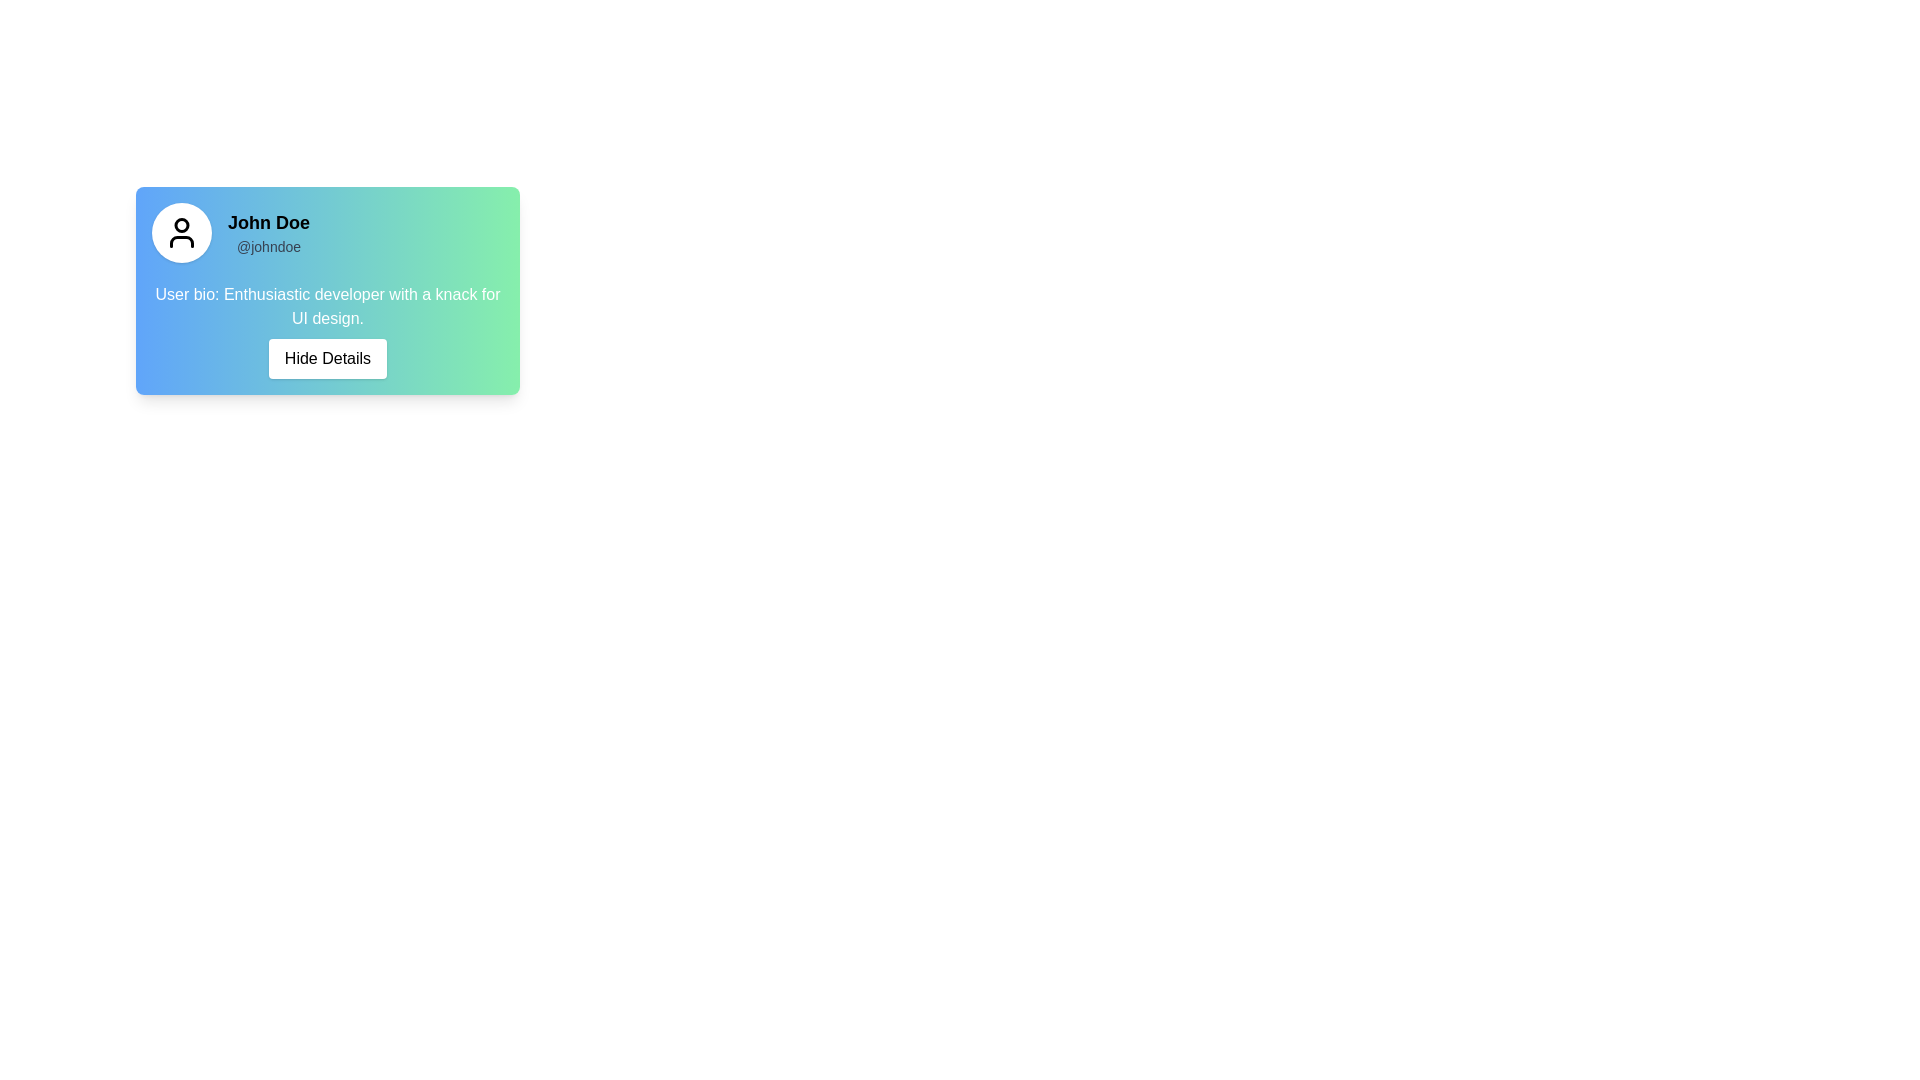 Image resolution: width=1920 pixels, height=1080 pixels. What do you see at coordinates (182, 241) in the screenshot?
I see `the lower section of the user SVG icon, which resembles shoulders, to trigger any hover effects` at bounding box center [182, 241].